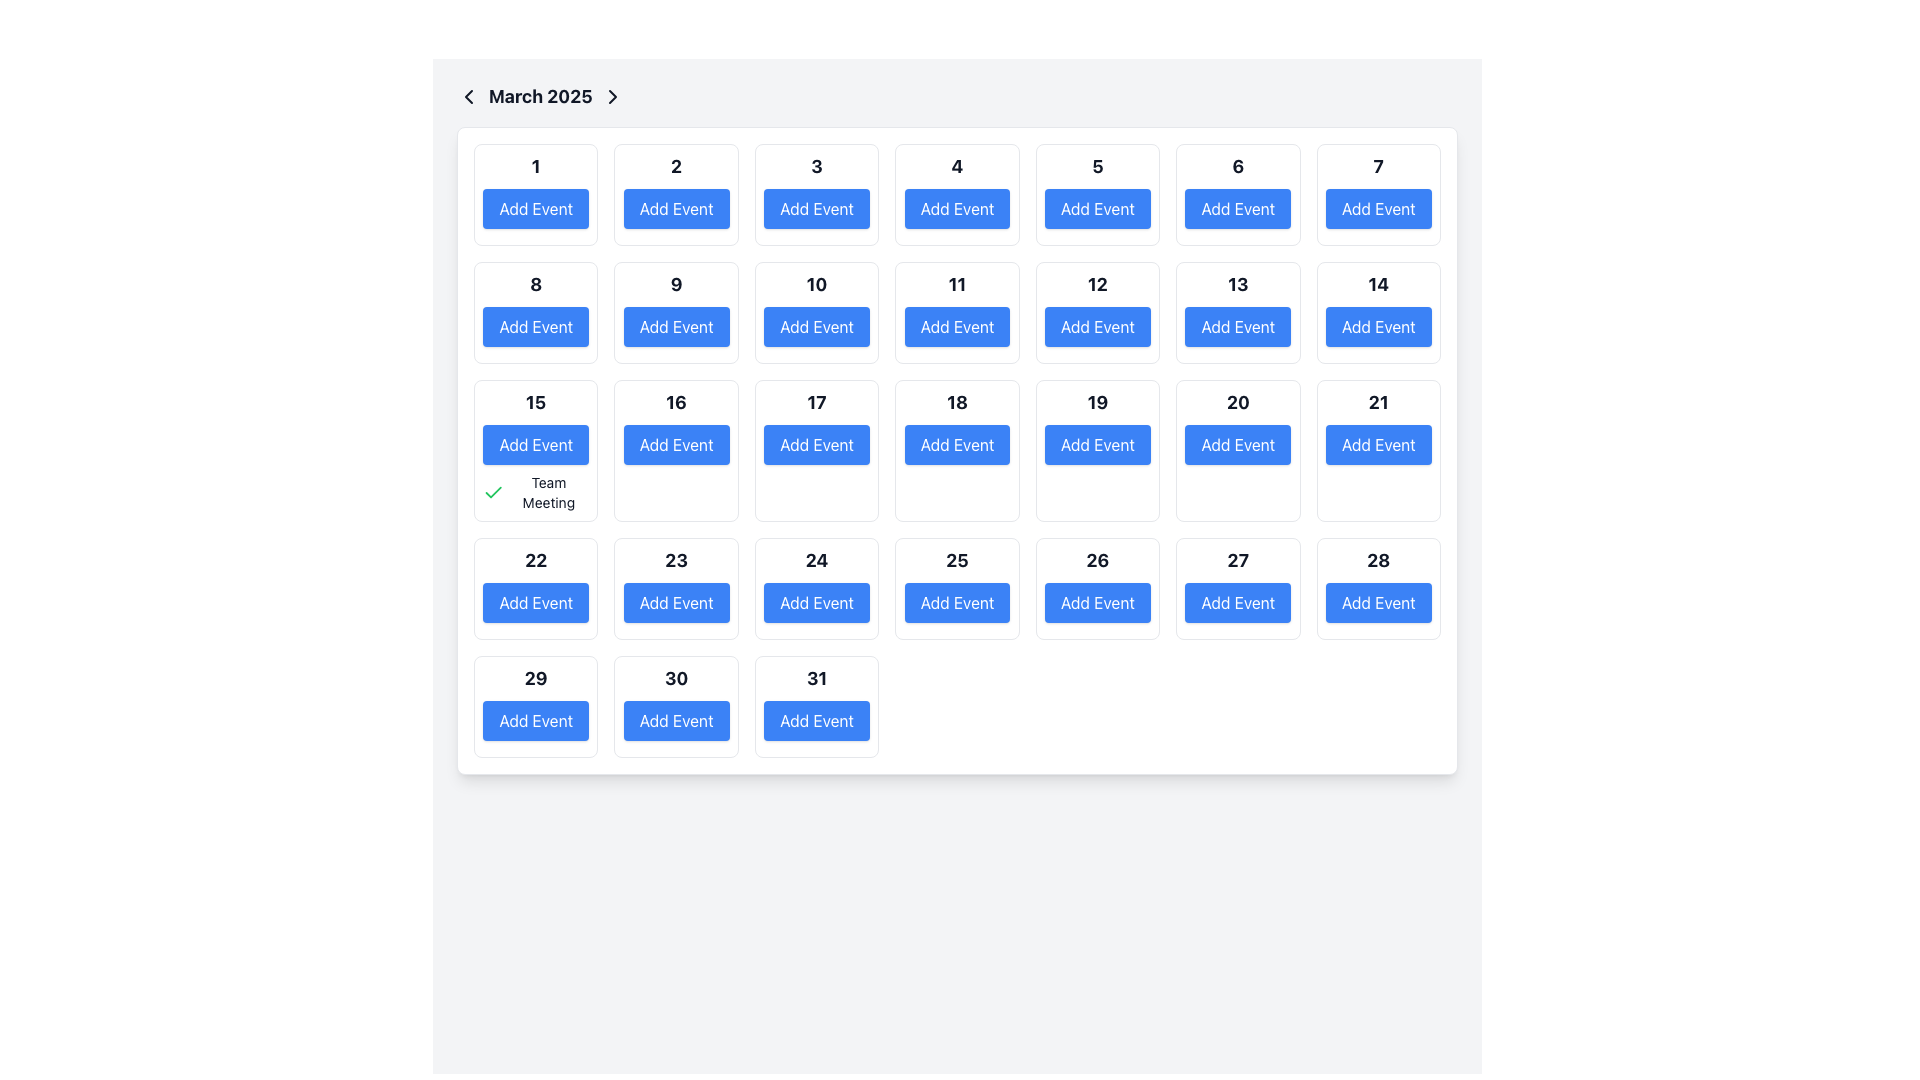  What do you see at coordinates (1377, 560) in the screenshot?
I see `the static text label indicating the 28th day of the month in the calendar, which is located in the last column of the fourth row, above the 'Add Event' button` at bounding box center [1377, 560].